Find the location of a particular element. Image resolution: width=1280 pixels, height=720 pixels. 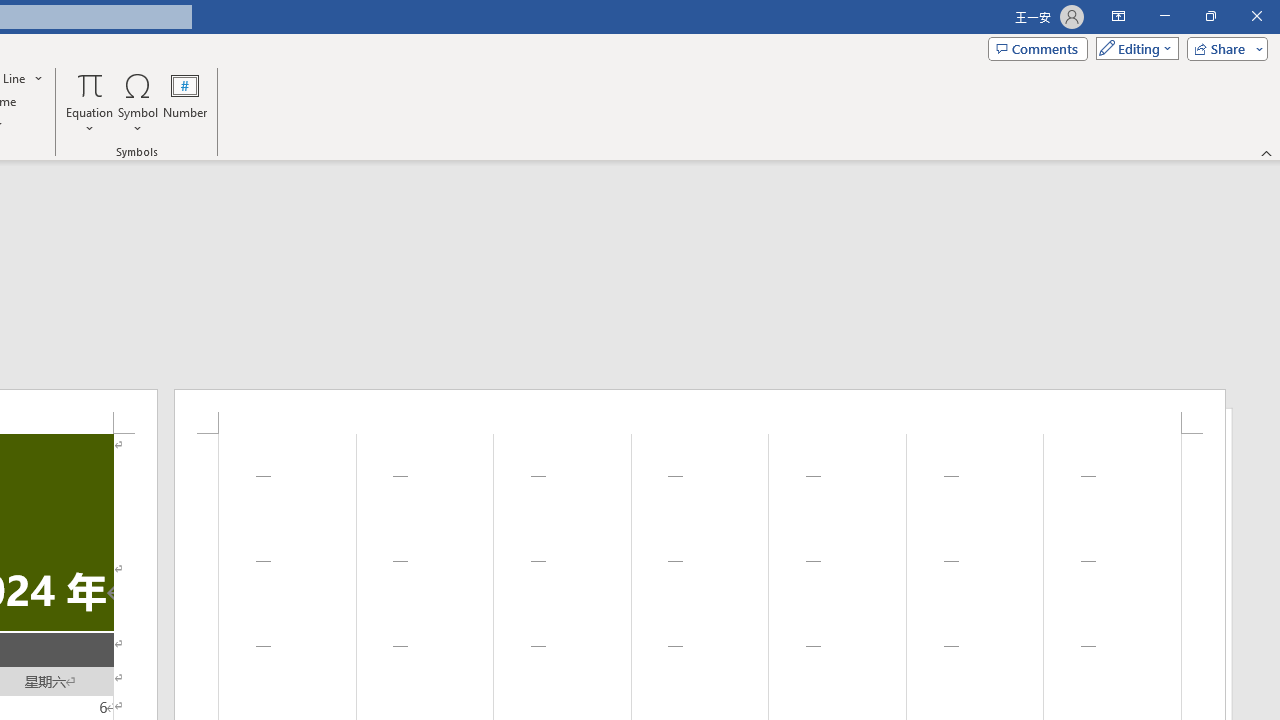

'Symbol' is located at coordinates (137, 103).